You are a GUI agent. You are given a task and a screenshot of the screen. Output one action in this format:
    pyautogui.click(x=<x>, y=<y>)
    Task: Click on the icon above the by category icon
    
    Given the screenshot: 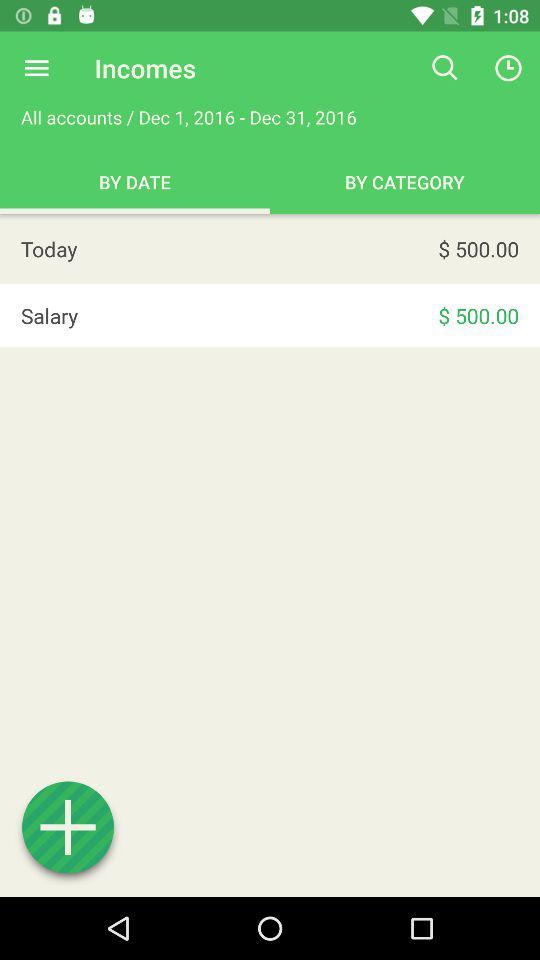 What is the action you would take?
    pyautogui.click(x=445, y=68)
    